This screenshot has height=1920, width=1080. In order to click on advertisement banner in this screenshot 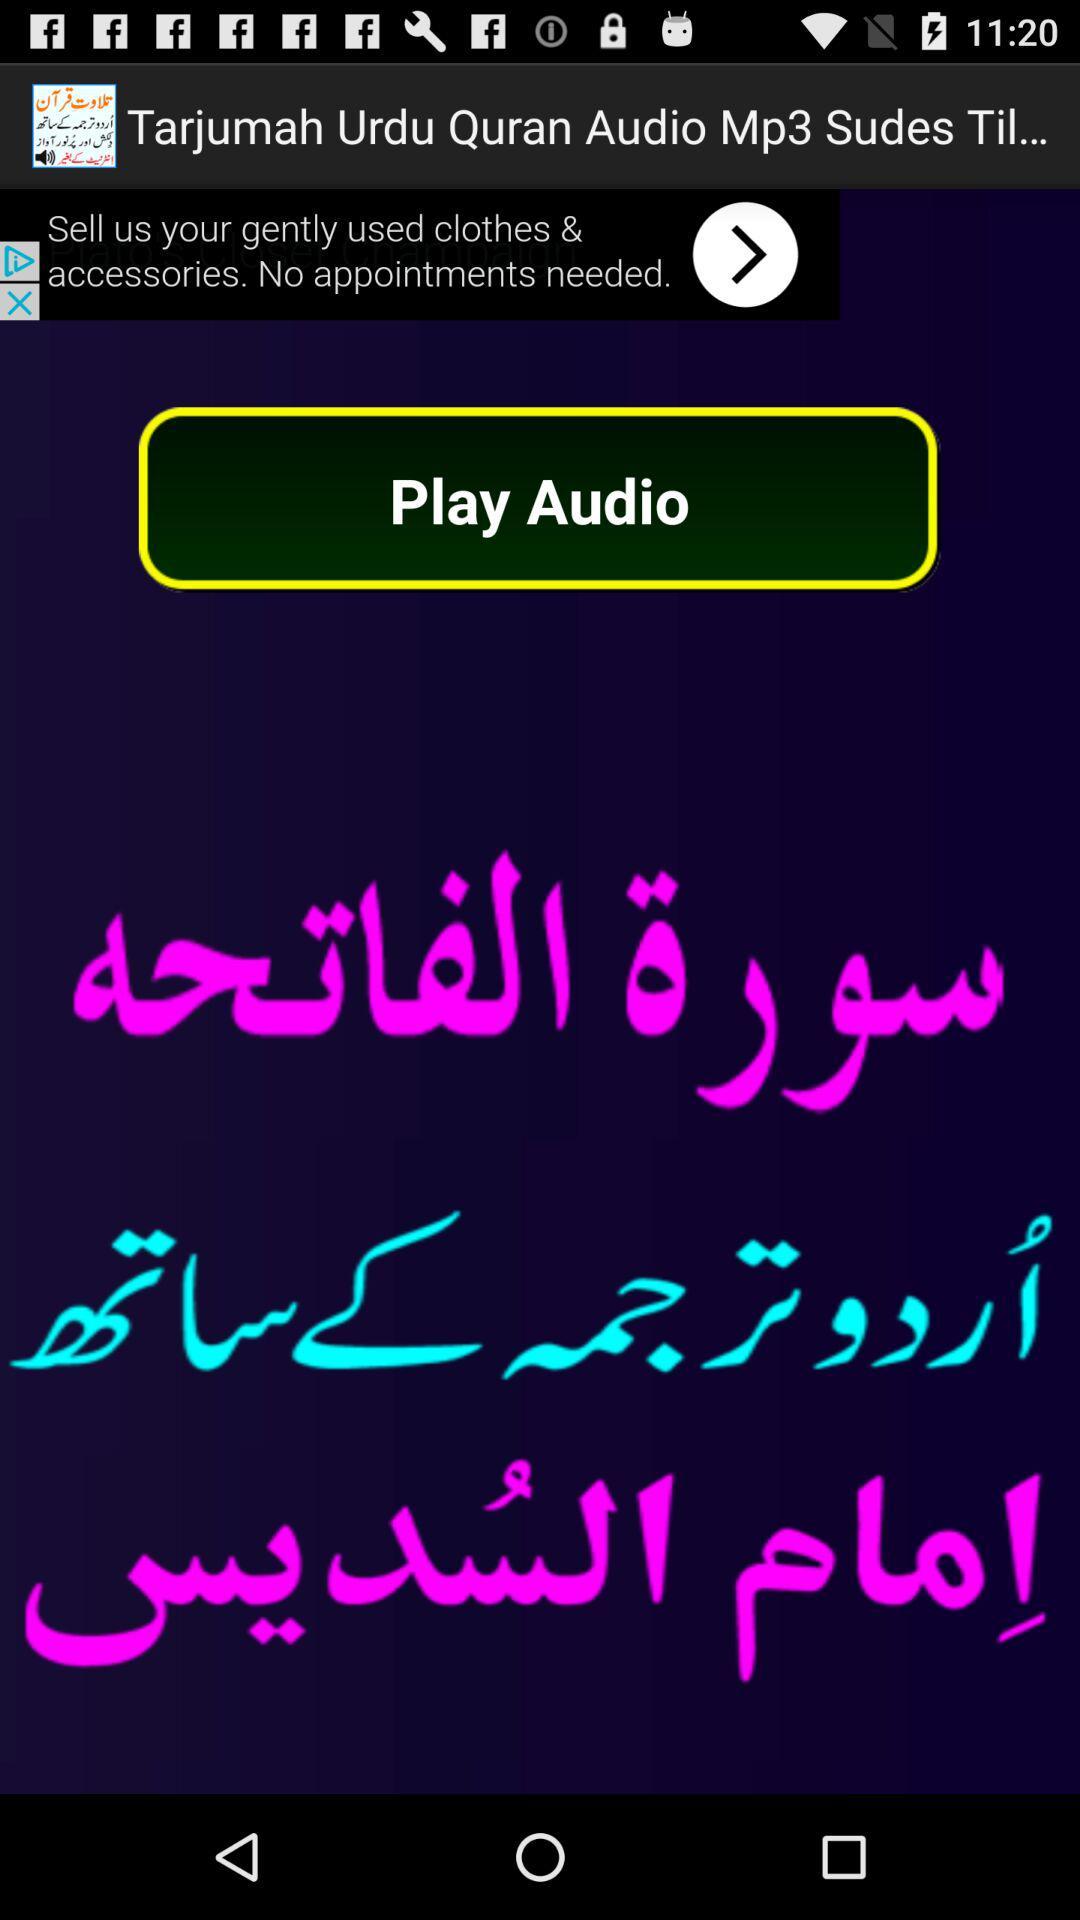, I will do `click(419, 253)`.